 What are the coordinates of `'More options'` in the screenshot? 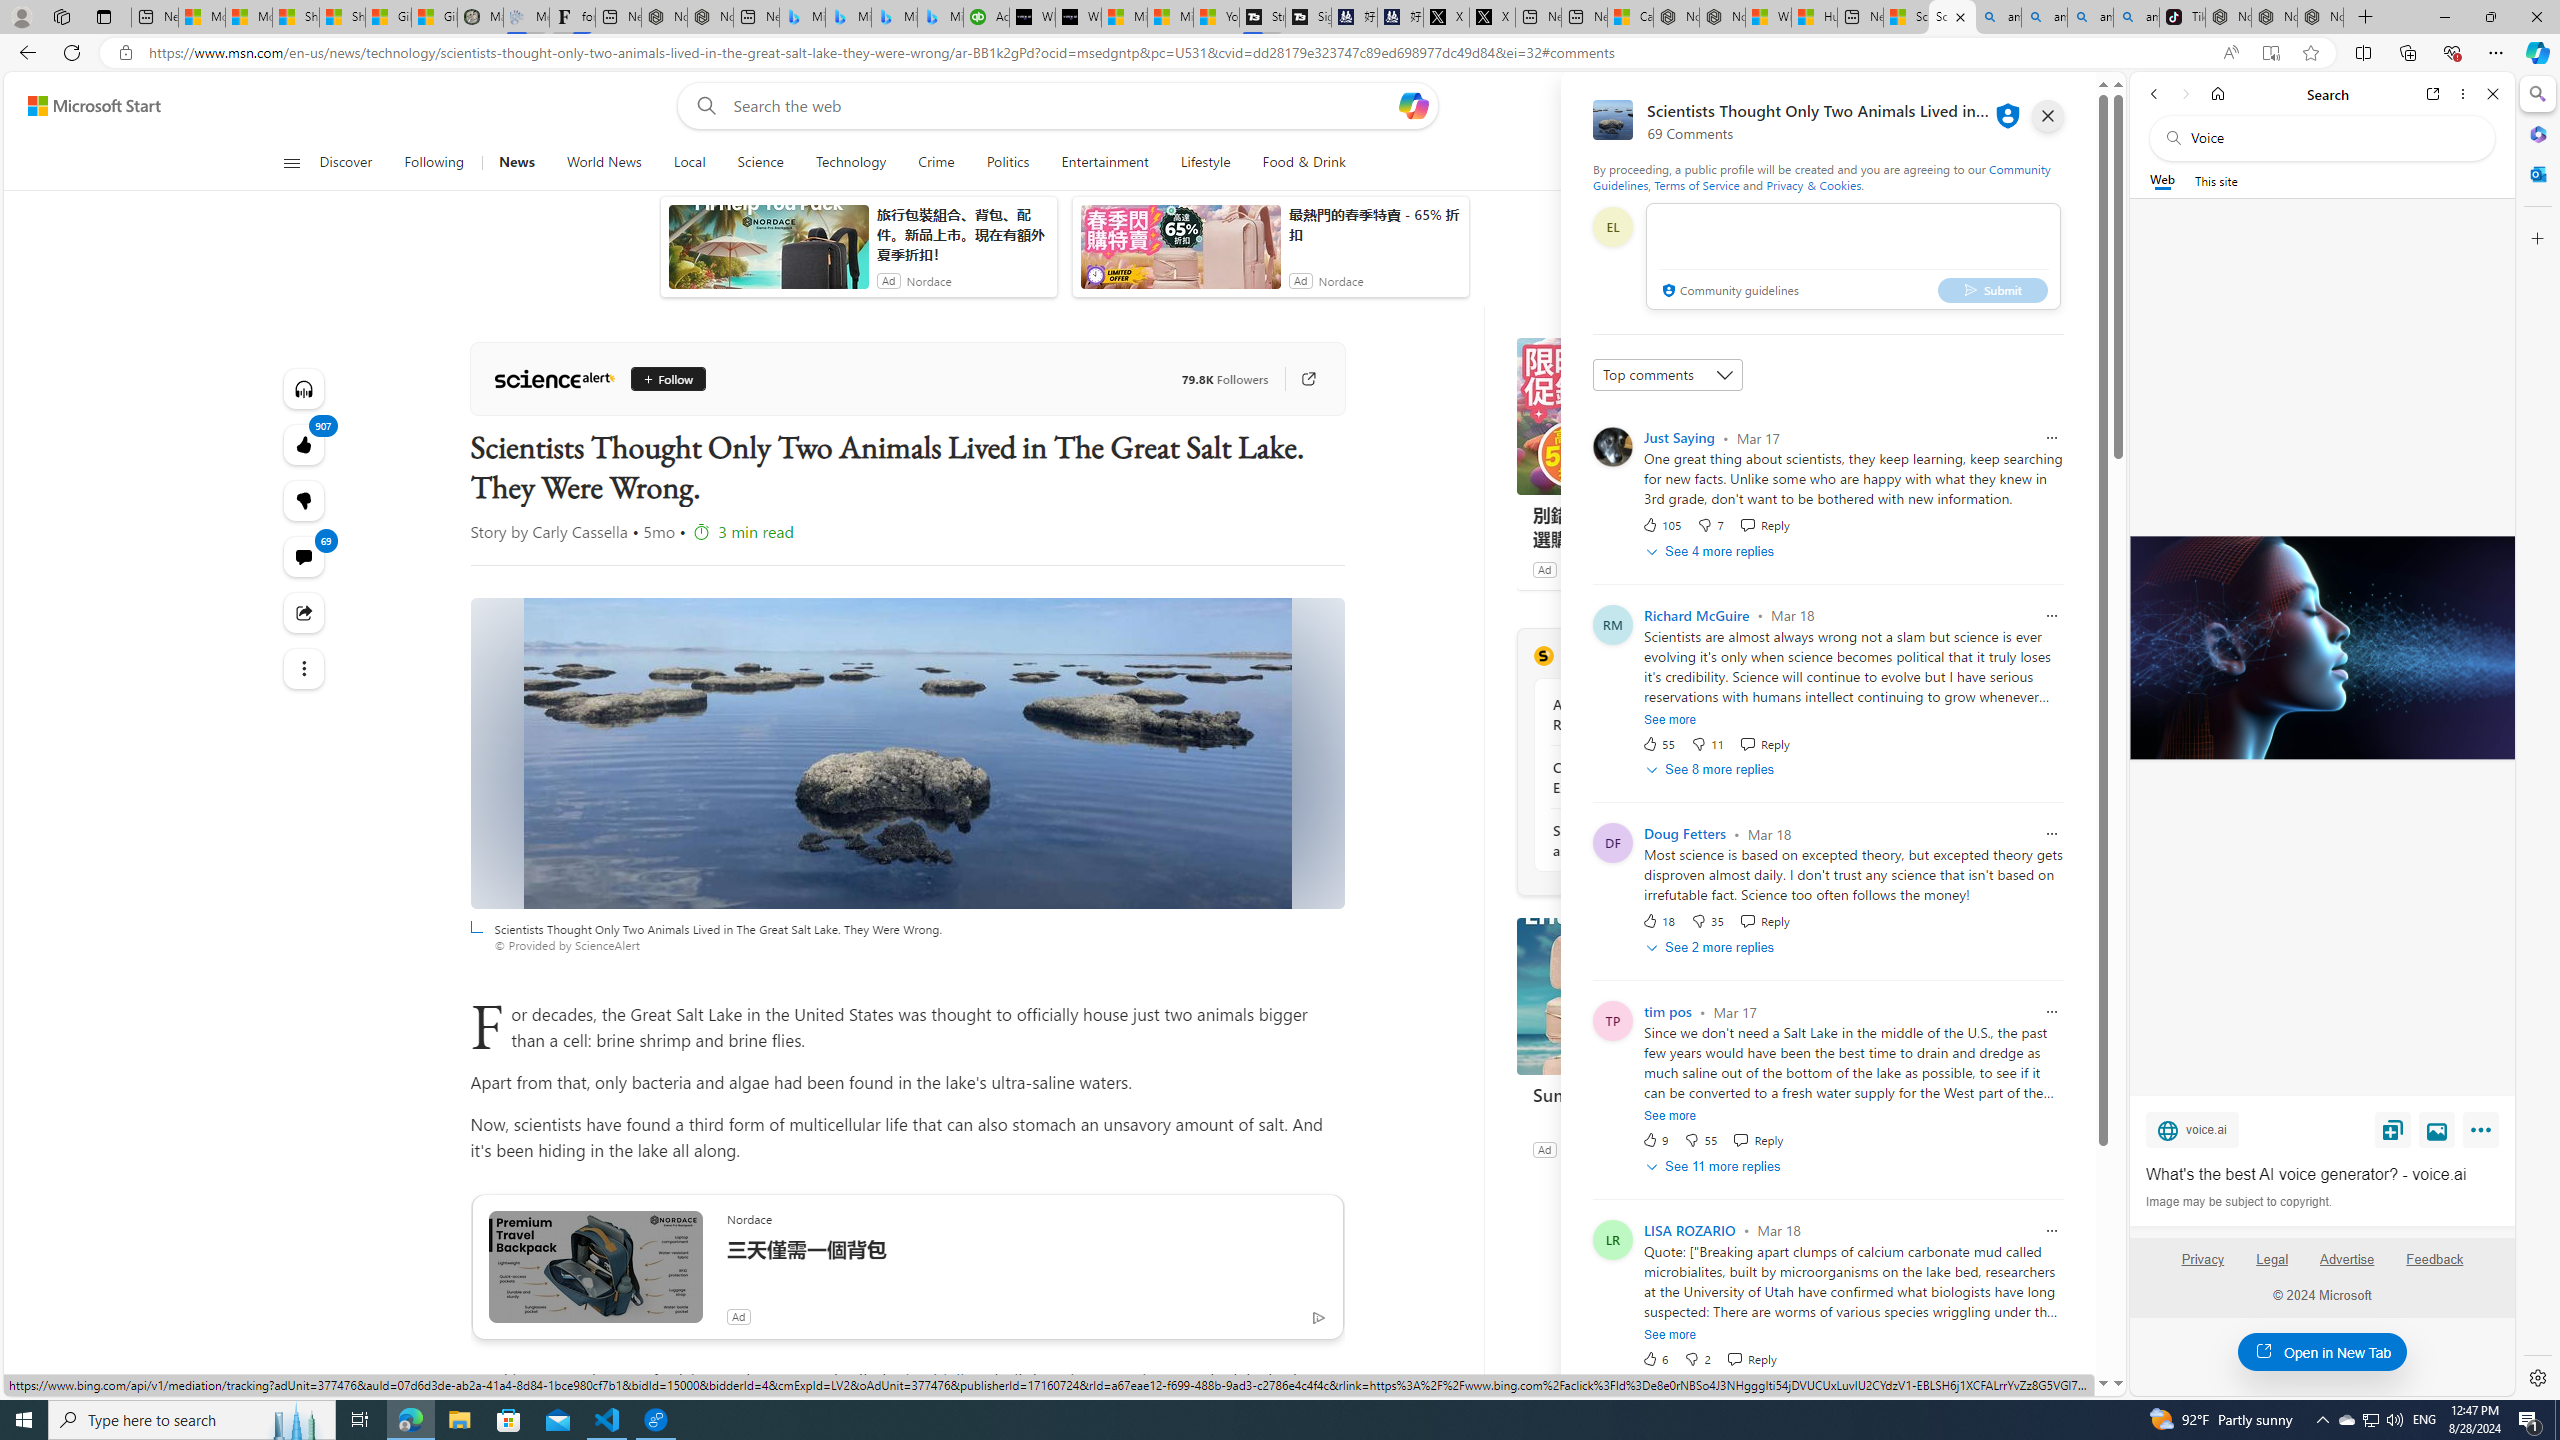 It's located at (2463, 93).